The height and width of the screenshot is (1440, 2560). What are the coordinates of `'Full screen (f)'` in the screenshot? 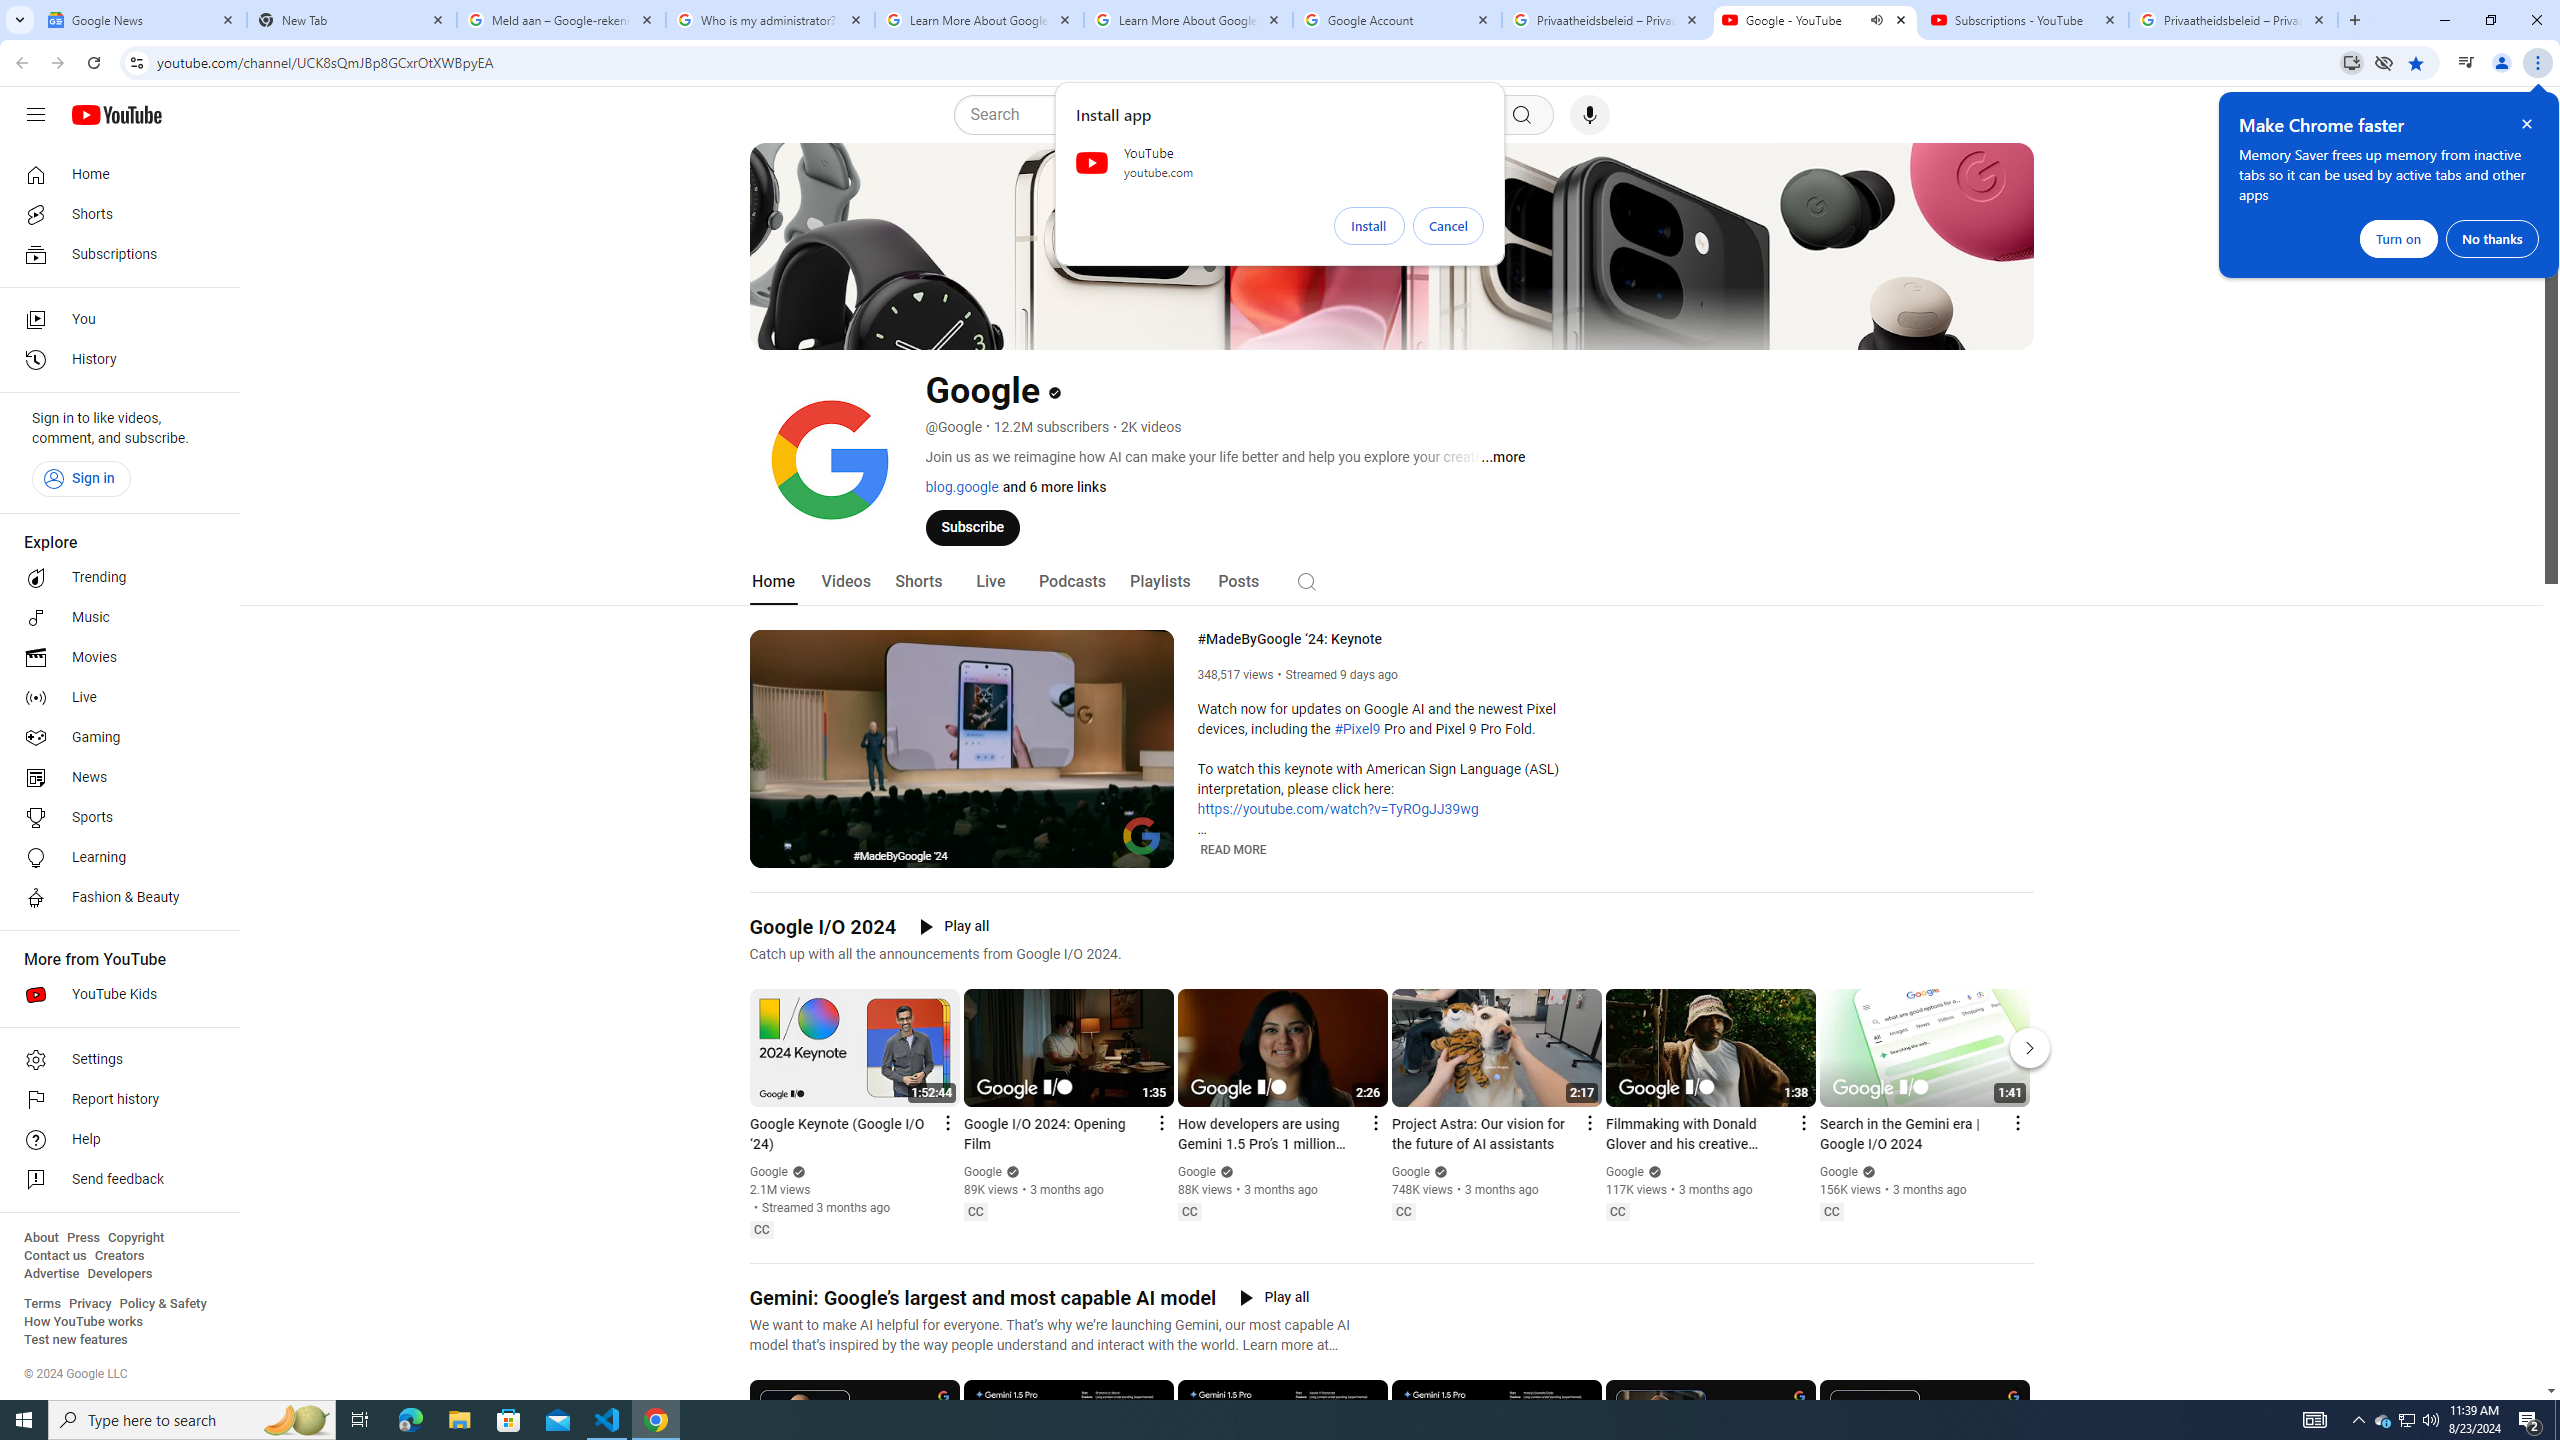 It's located at (1142, 850).